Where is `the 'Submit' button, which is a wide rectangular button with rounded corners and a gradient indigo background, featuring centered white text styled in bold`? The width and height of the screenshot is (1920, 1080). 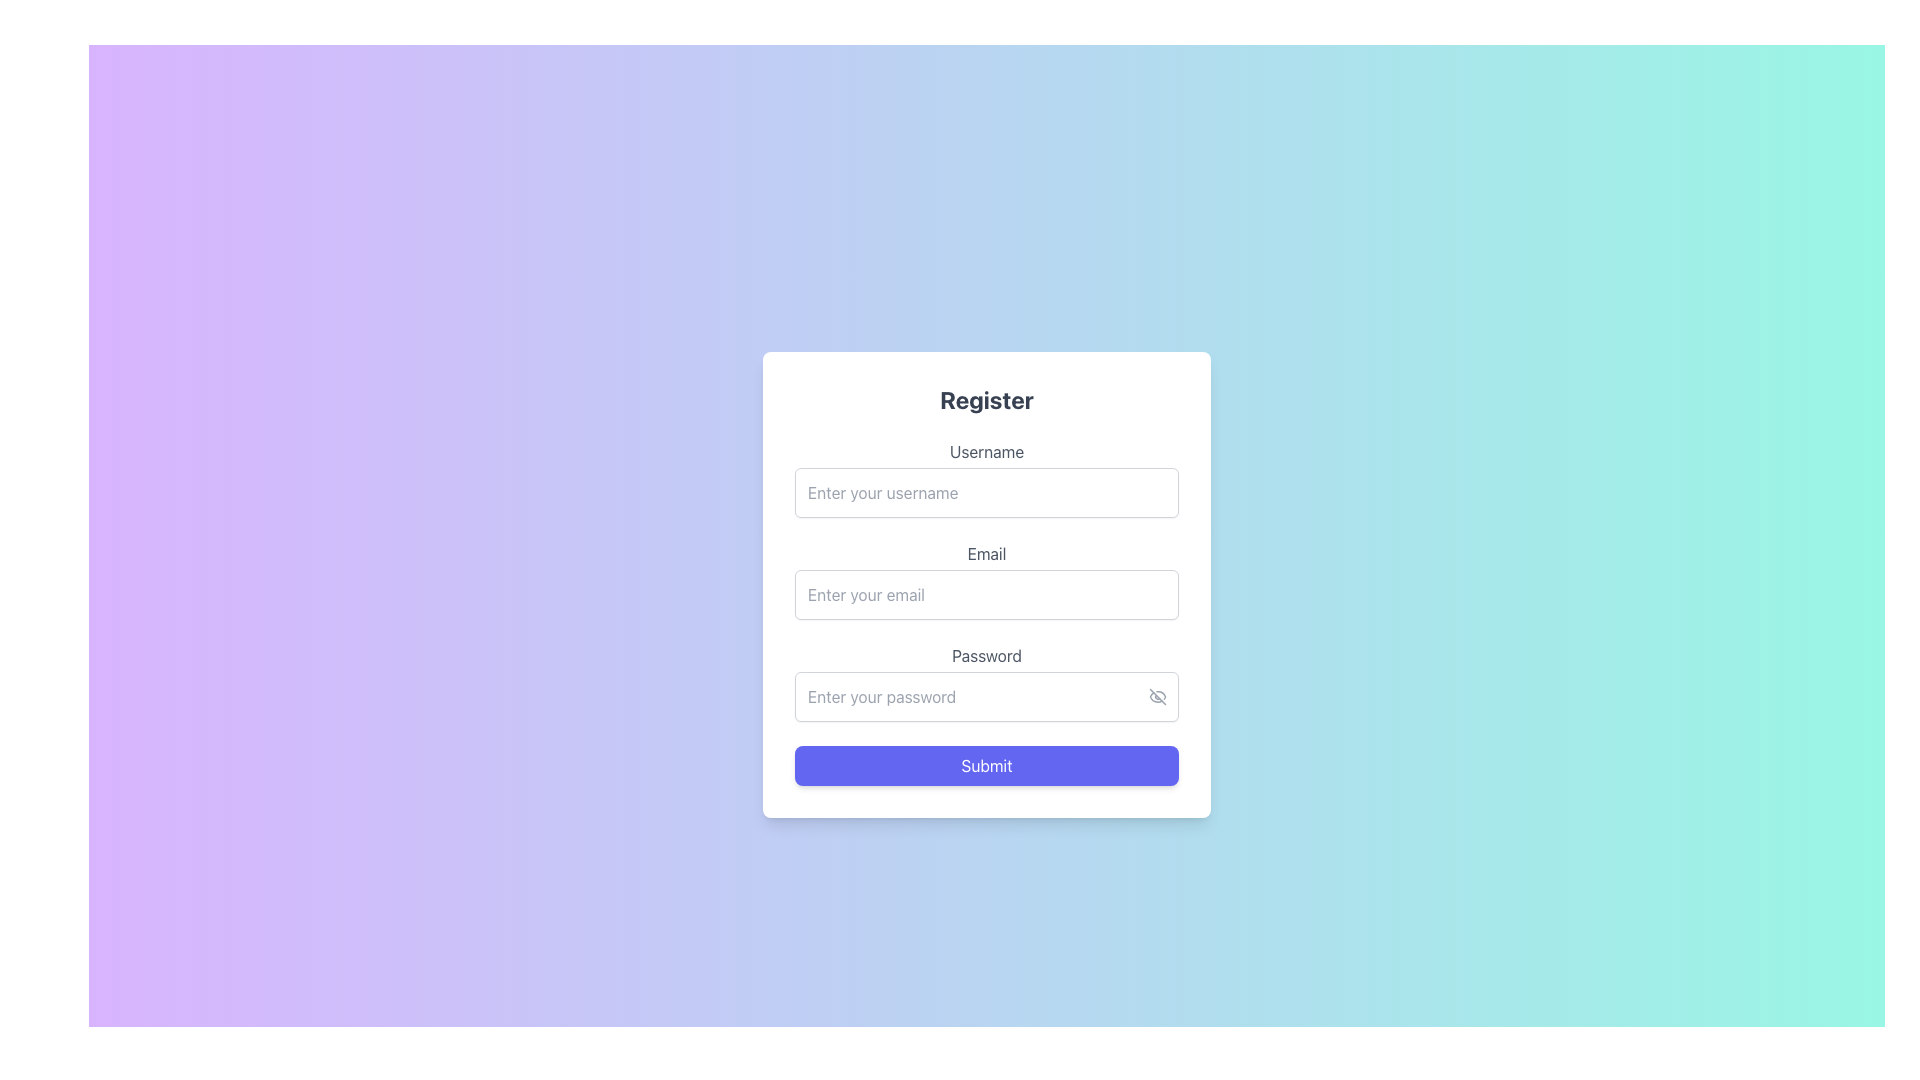
the 'Submit' button, which is a wide rectangular button with rounded corners and a gradient indigo background, featuring centered white text styled in bold is located at coordinates (987, 765).